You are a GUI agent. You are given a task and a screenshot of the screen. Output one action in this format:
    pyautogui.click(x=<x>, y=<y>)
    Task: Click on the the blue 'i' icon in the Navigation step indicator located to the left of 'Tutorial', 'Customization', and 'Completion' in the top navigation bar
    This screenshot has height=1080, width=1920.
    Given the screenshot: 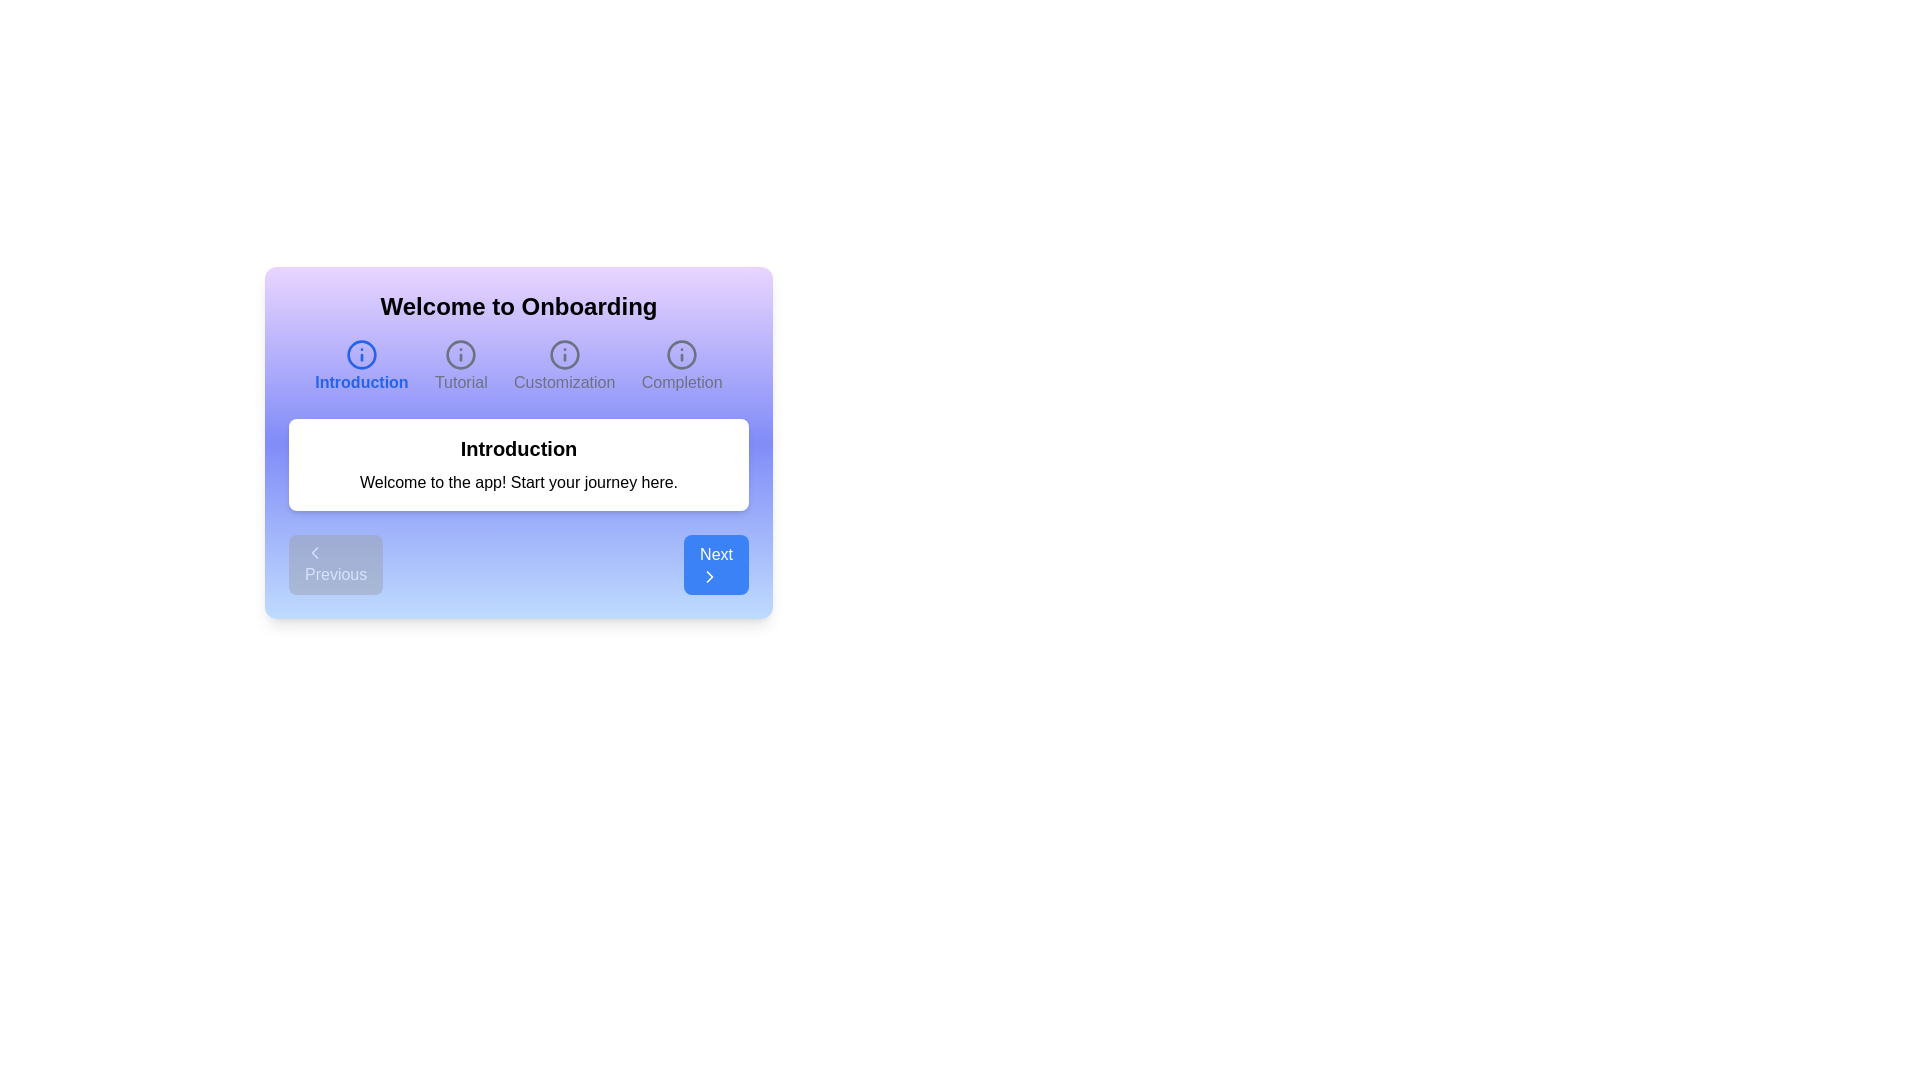 What is the action you would take?
    pyautogui.click(x=361, y=366)
    